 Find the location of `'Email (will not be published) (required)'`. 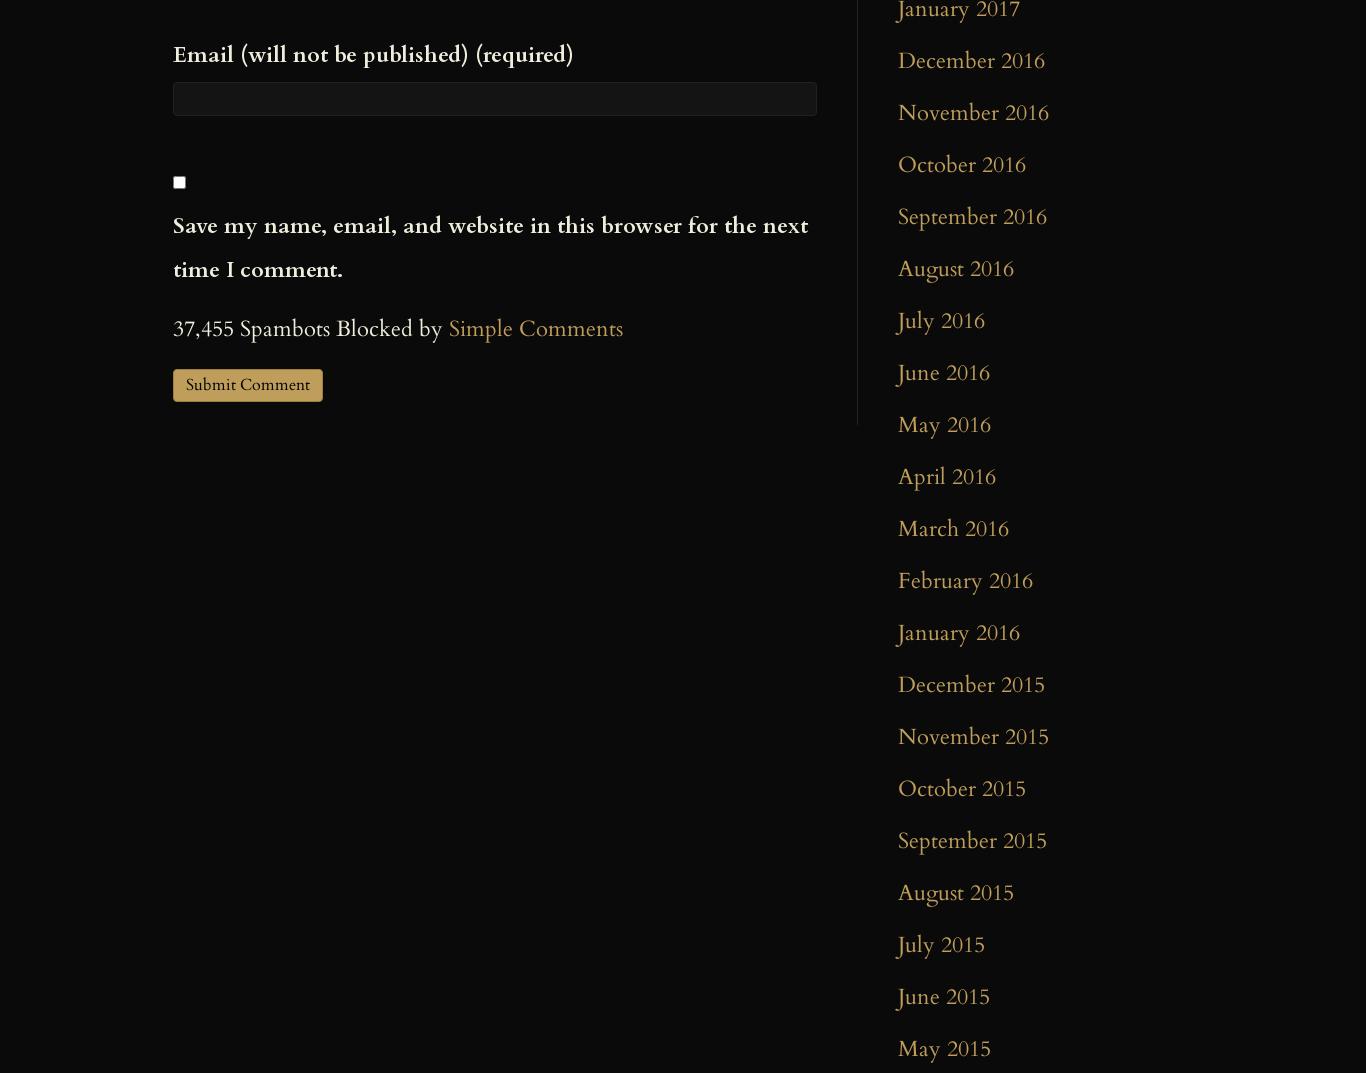

'Email (will not be published) (required)' is located at coordinates (171, 52).